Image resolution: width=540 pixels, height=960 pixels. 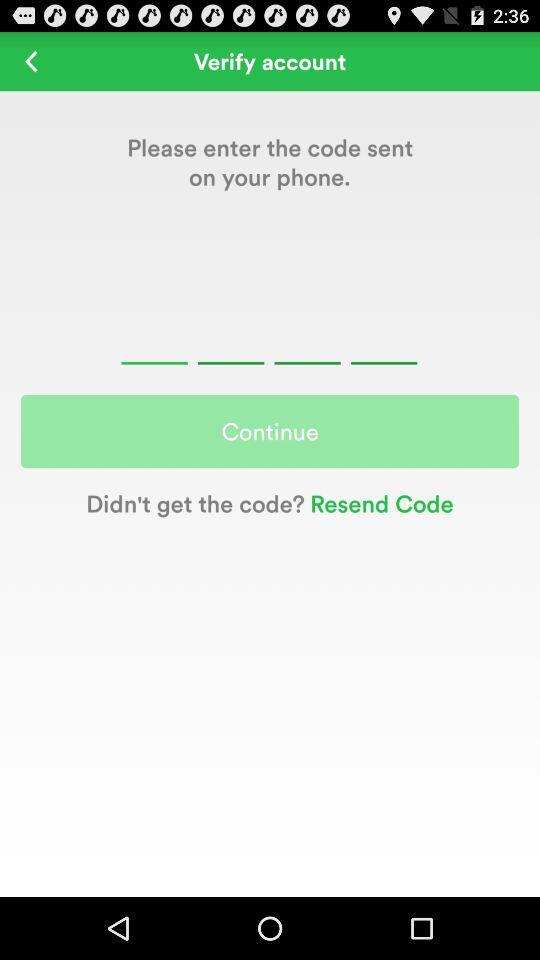 I want to click on the resend code on the right, so click(x=379, y=502).